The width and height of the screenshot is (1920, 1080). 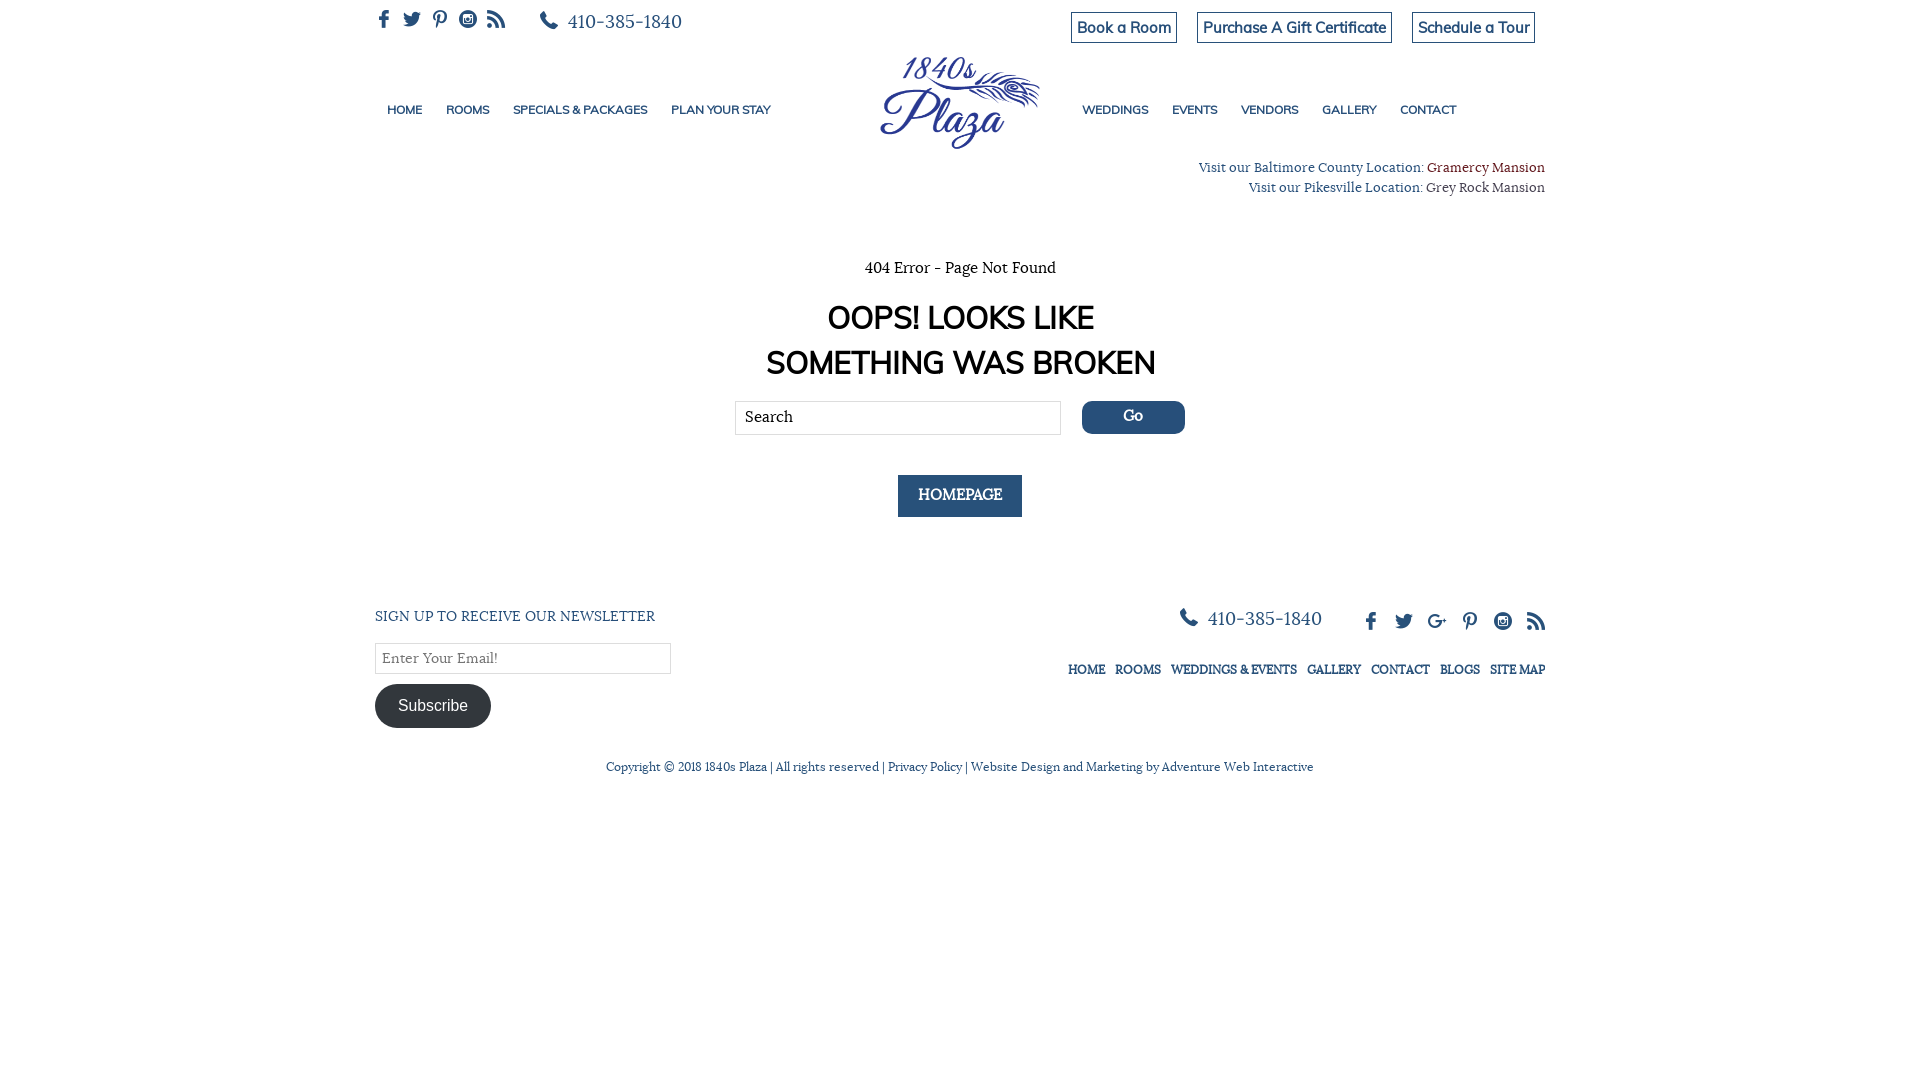 What do you see at coordinates (658, 110) in the screenshot?
I see `'PLAN YOUR STAY'` at bounding box center [658, 110].